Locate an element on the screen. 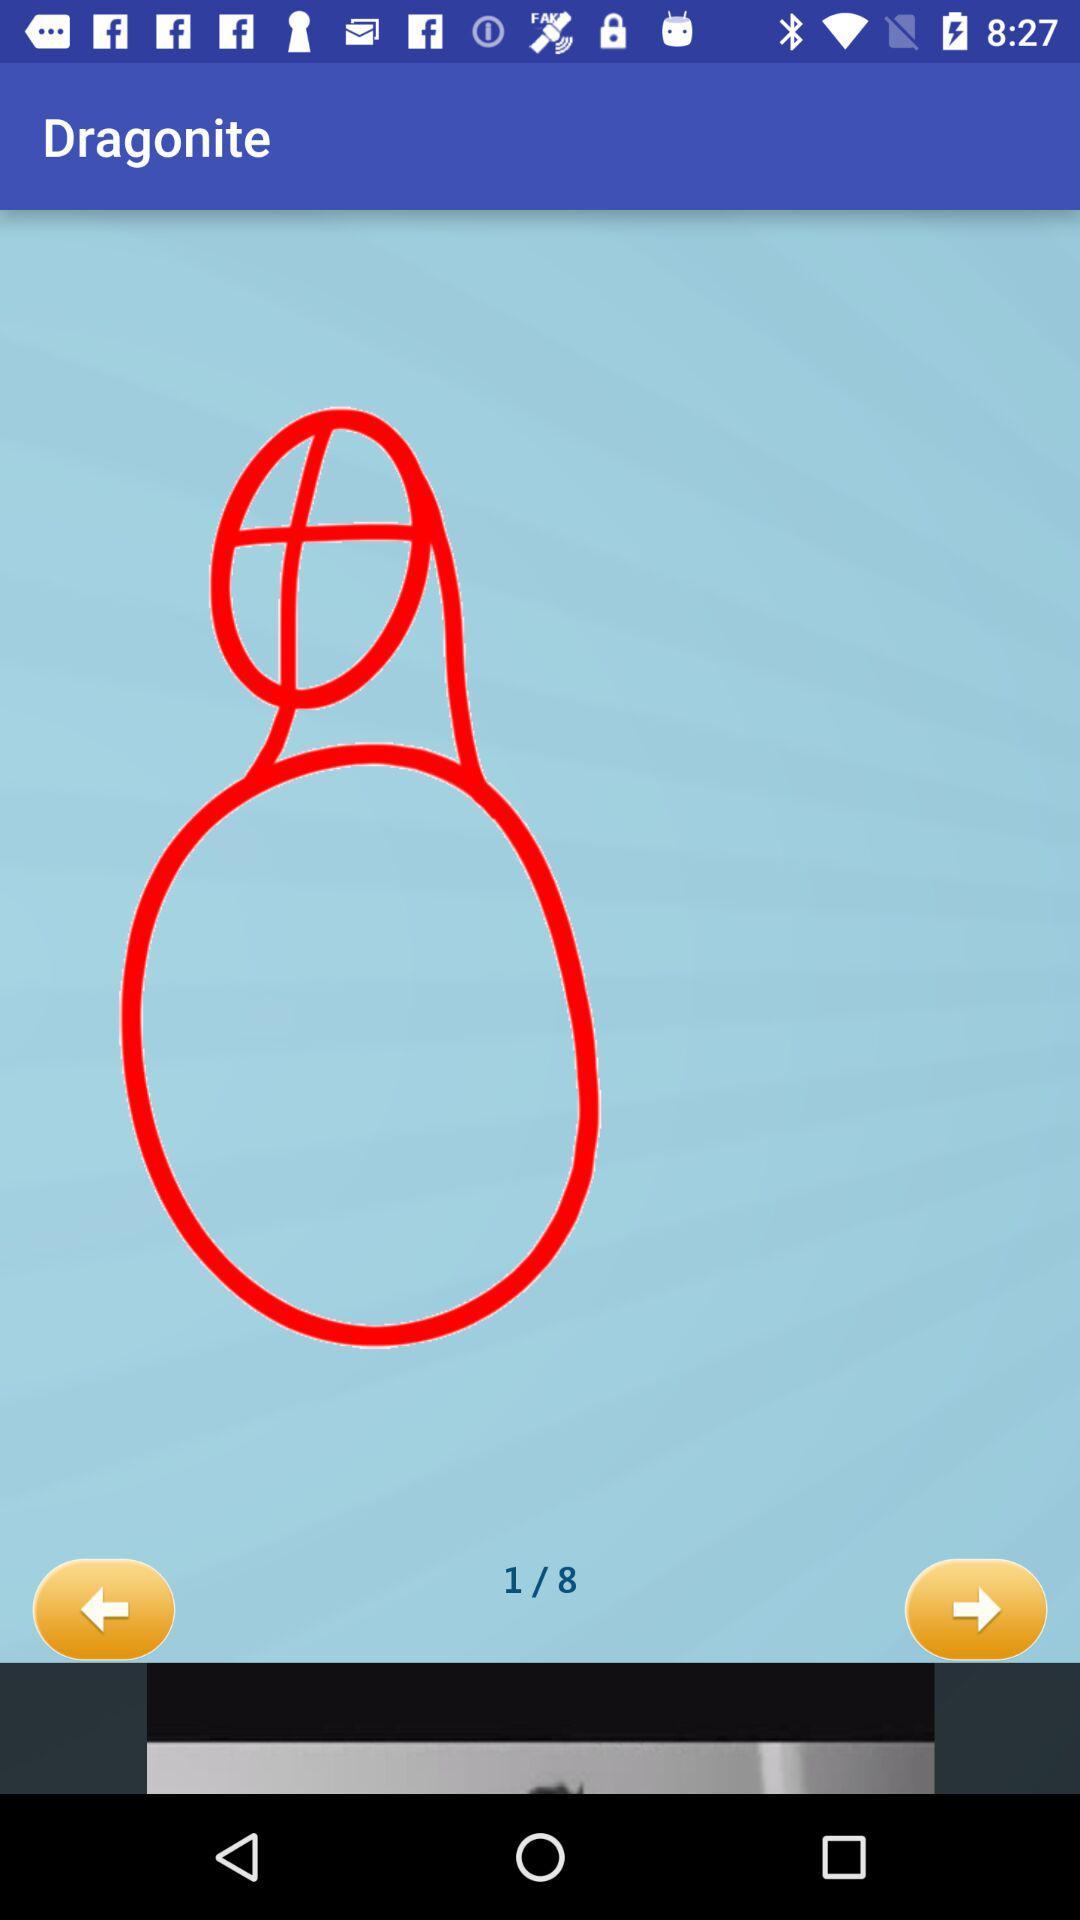 This screenshot has height=1920, width=1080. the icon below dragonite item is located at coordinates (103, 1610).